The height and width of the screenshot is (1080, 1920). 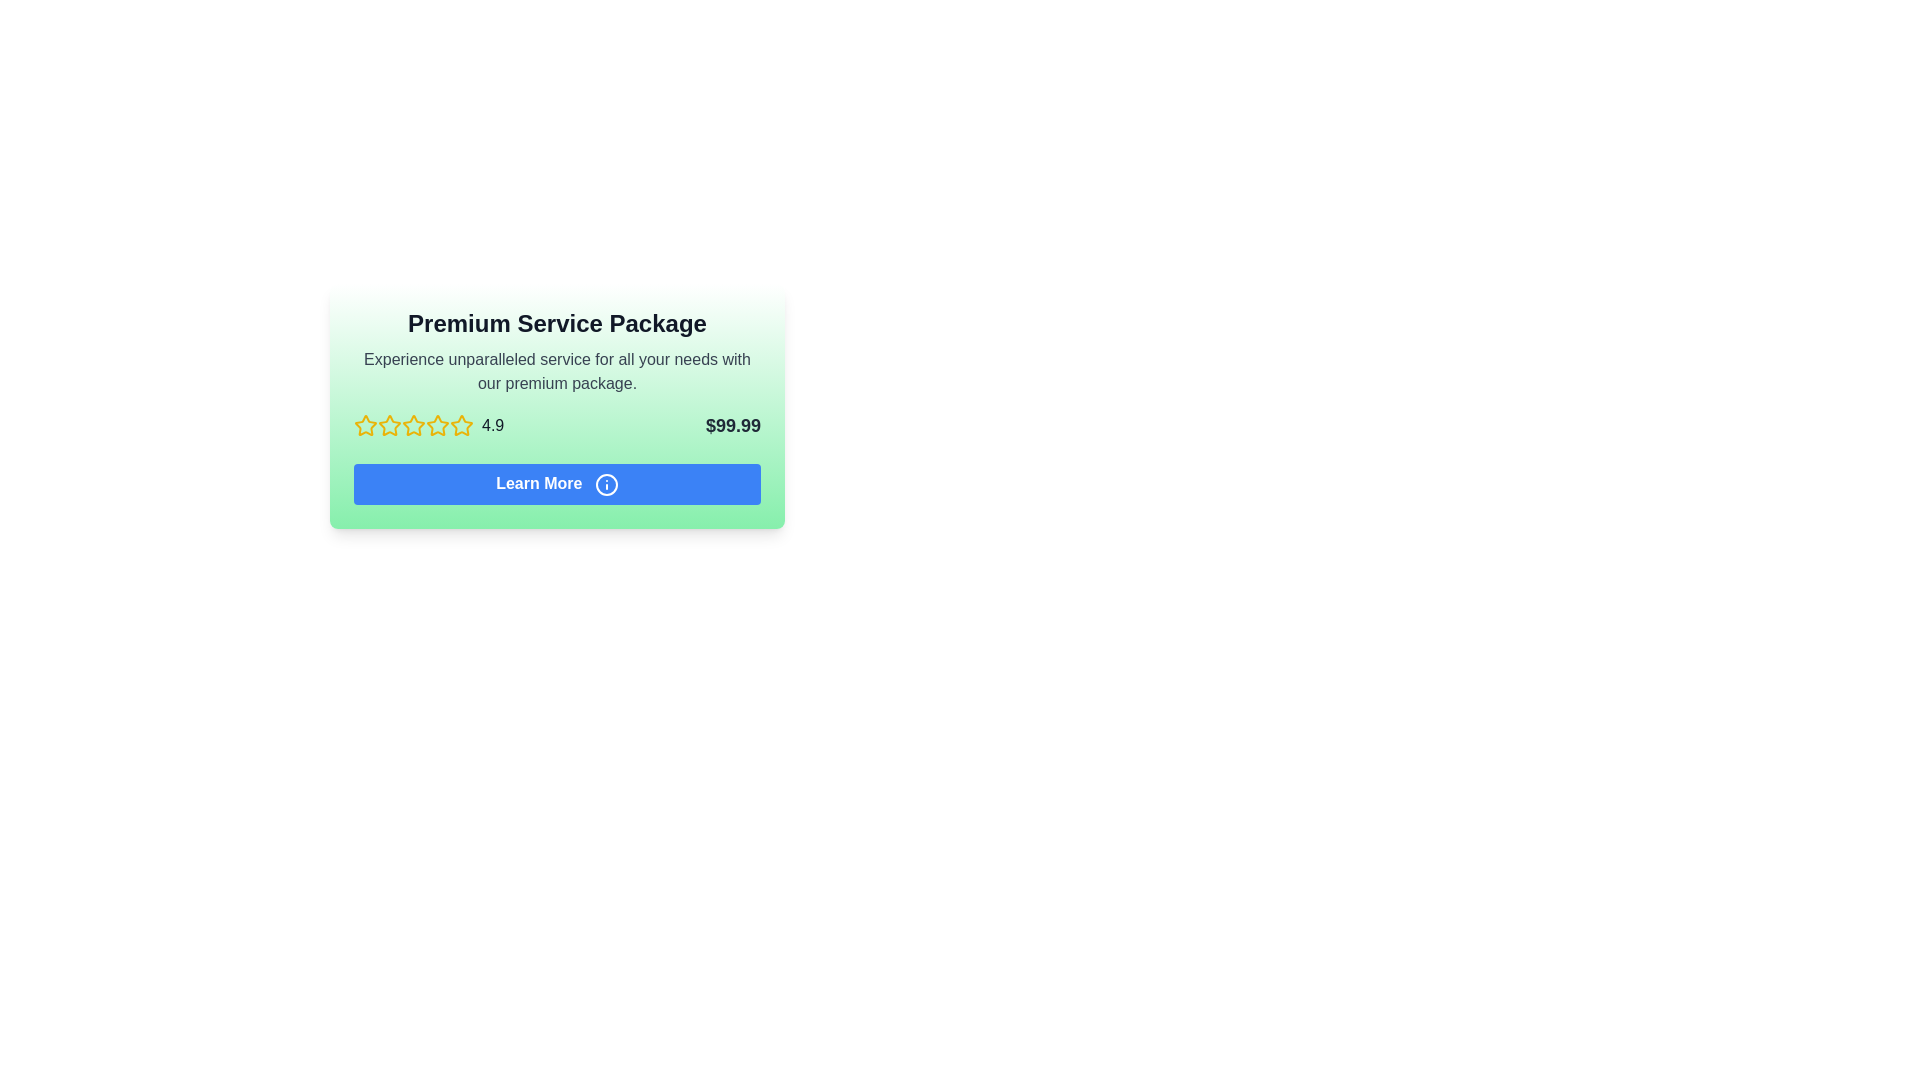 I want to click on the third star icon in the five-level user rating system to provide visual feedback for user ratings, so click(x=436, y=424).